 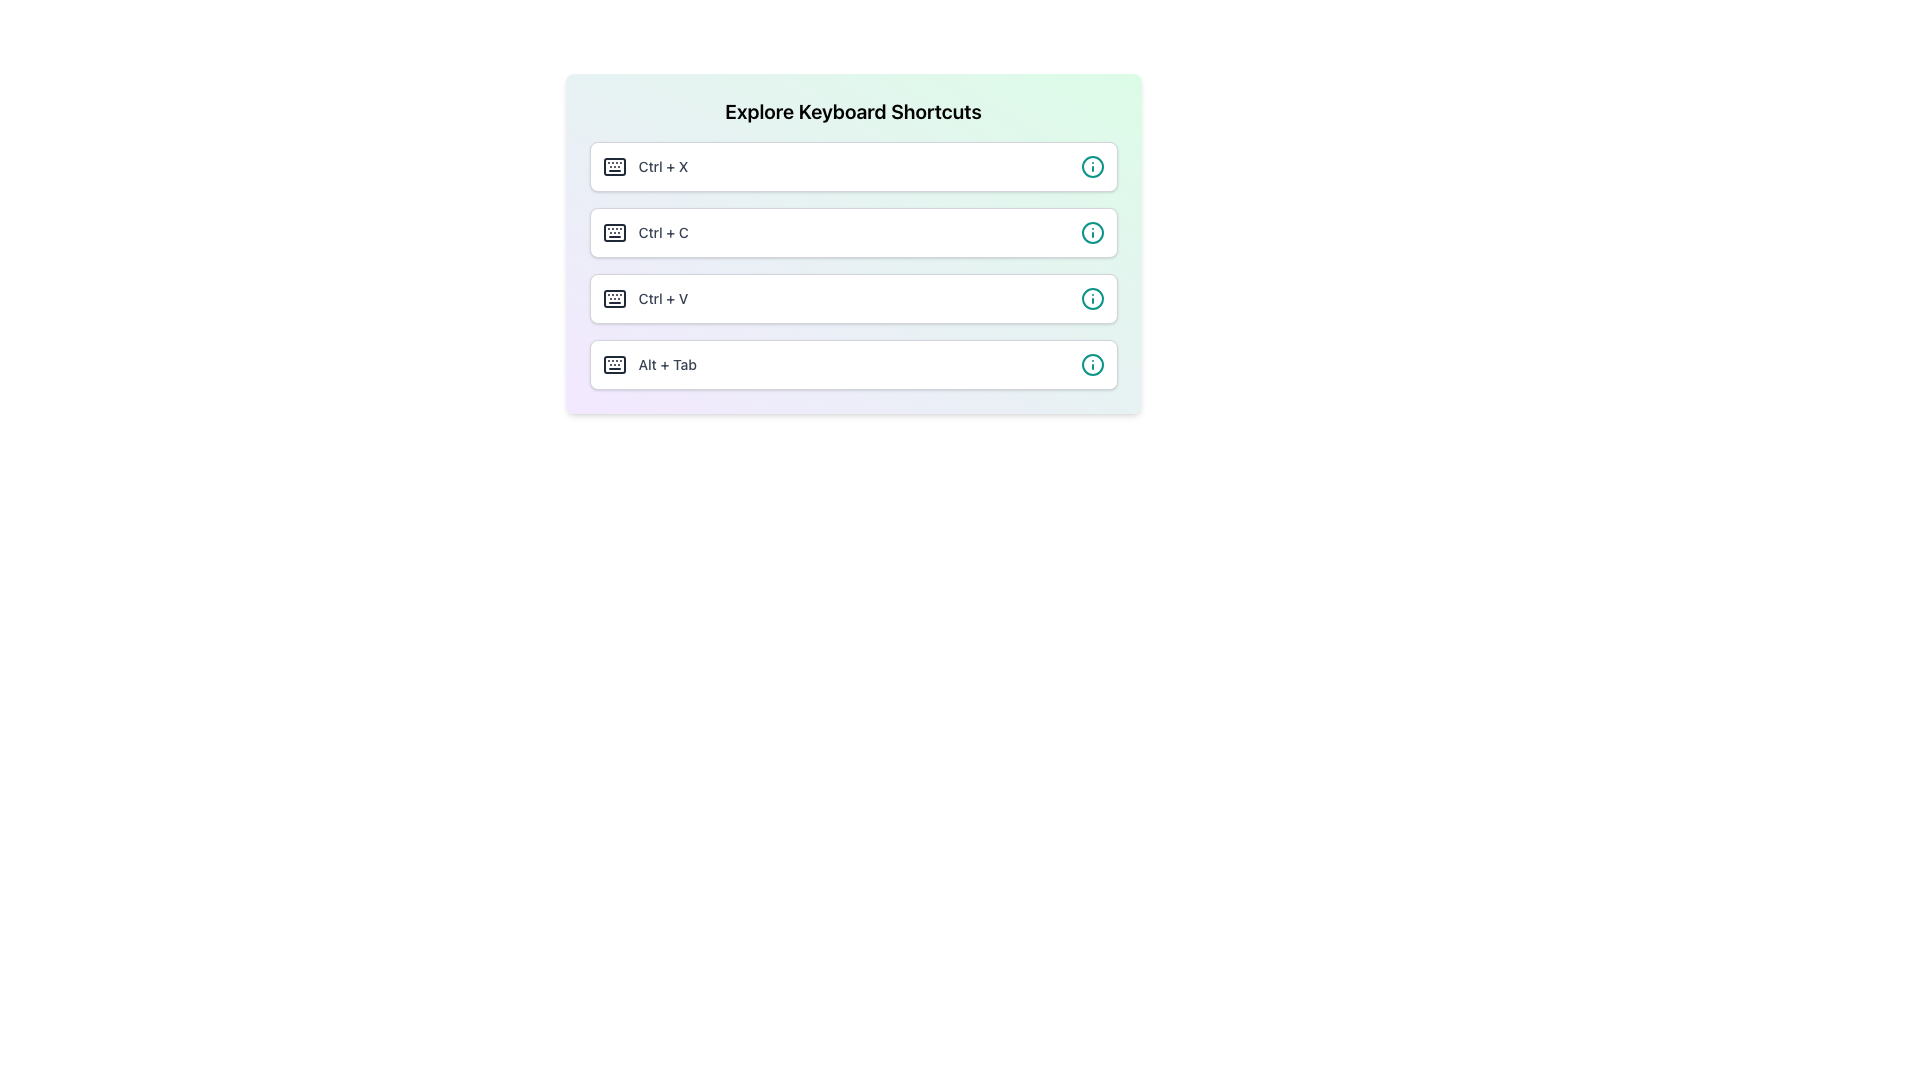 I want to click on the 'Cut' keyboard shortcut displayed in the text label with an icon, which shows 'Ctrl + X' and is located in a rounded, white card below the header 'Explore Keyboard Shortcuts', so click(x=645, y=165).